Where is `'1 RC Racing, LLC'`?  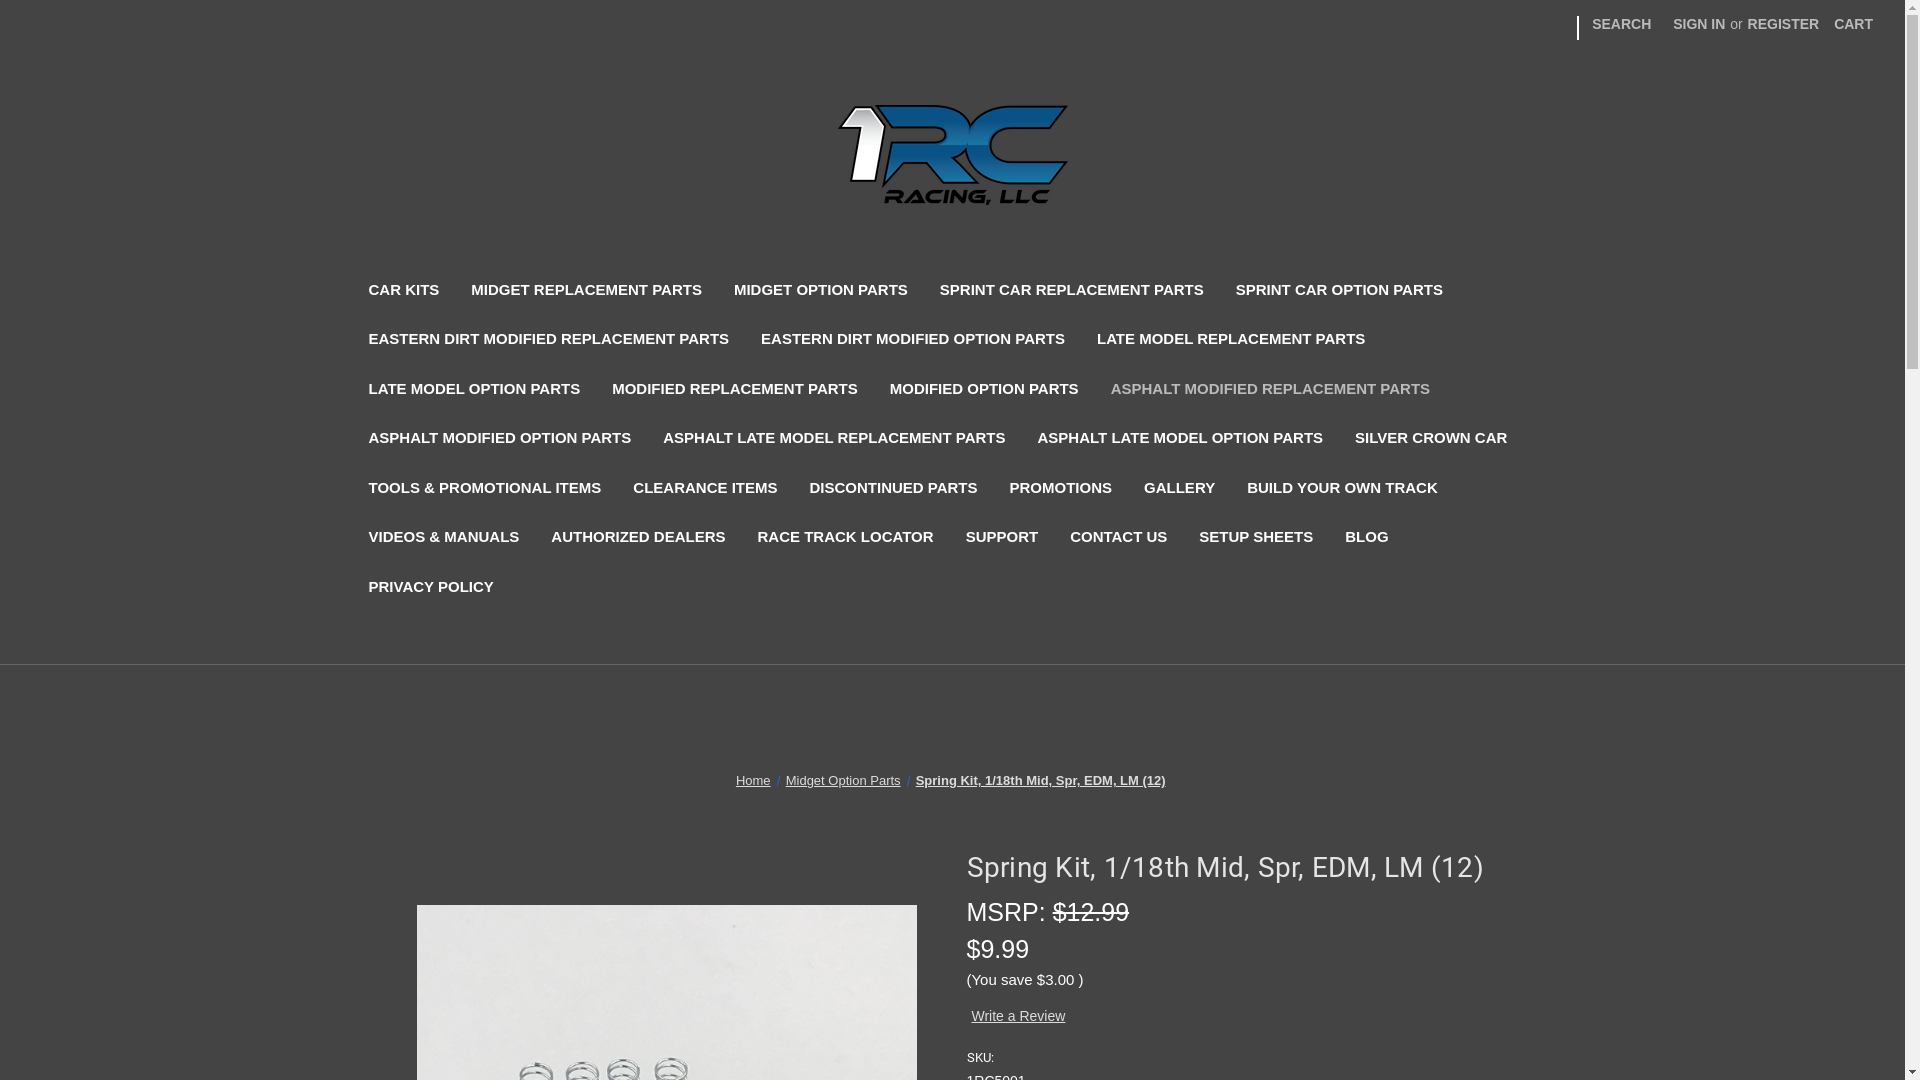
'1 RC Racing, LLC' is located at coordinates (952, 153).